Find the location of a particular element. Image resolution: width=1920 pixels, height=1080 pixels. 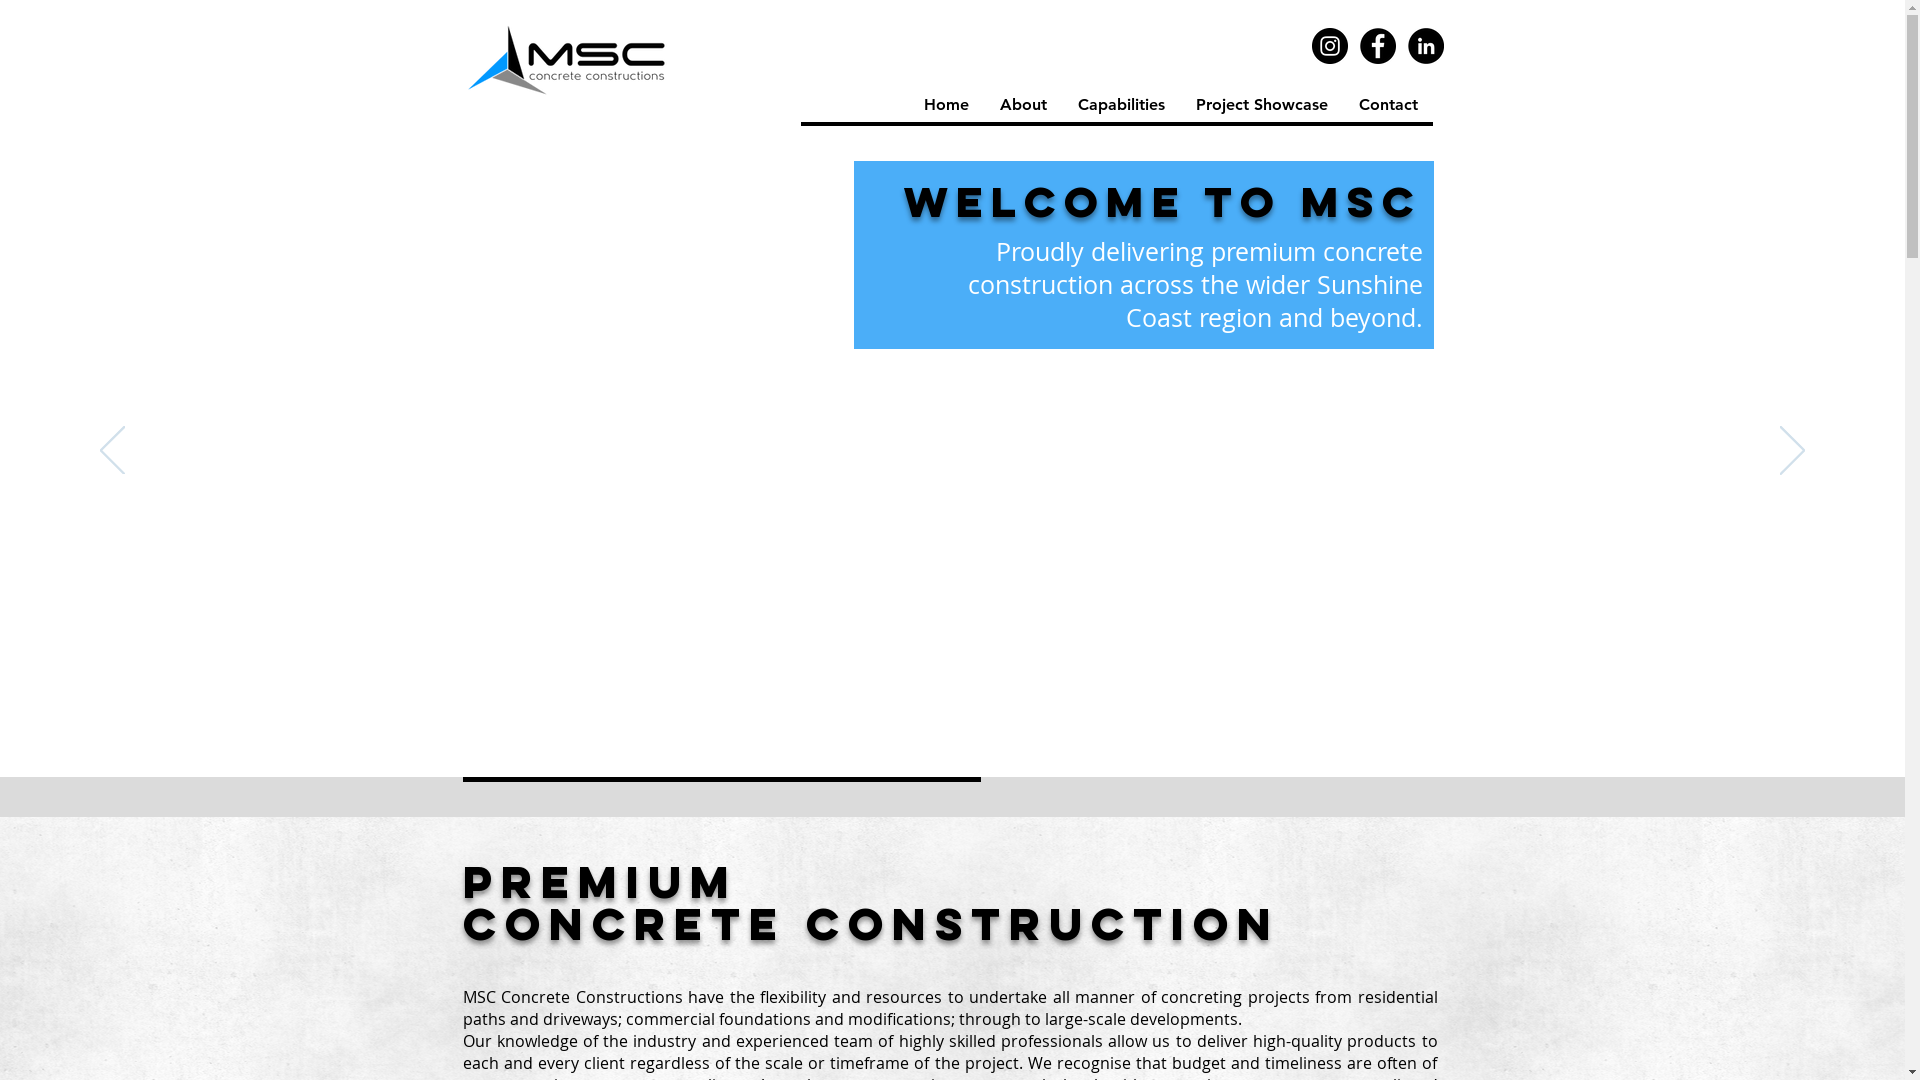

'Capabilities' is located at coordinates (1060, 104).